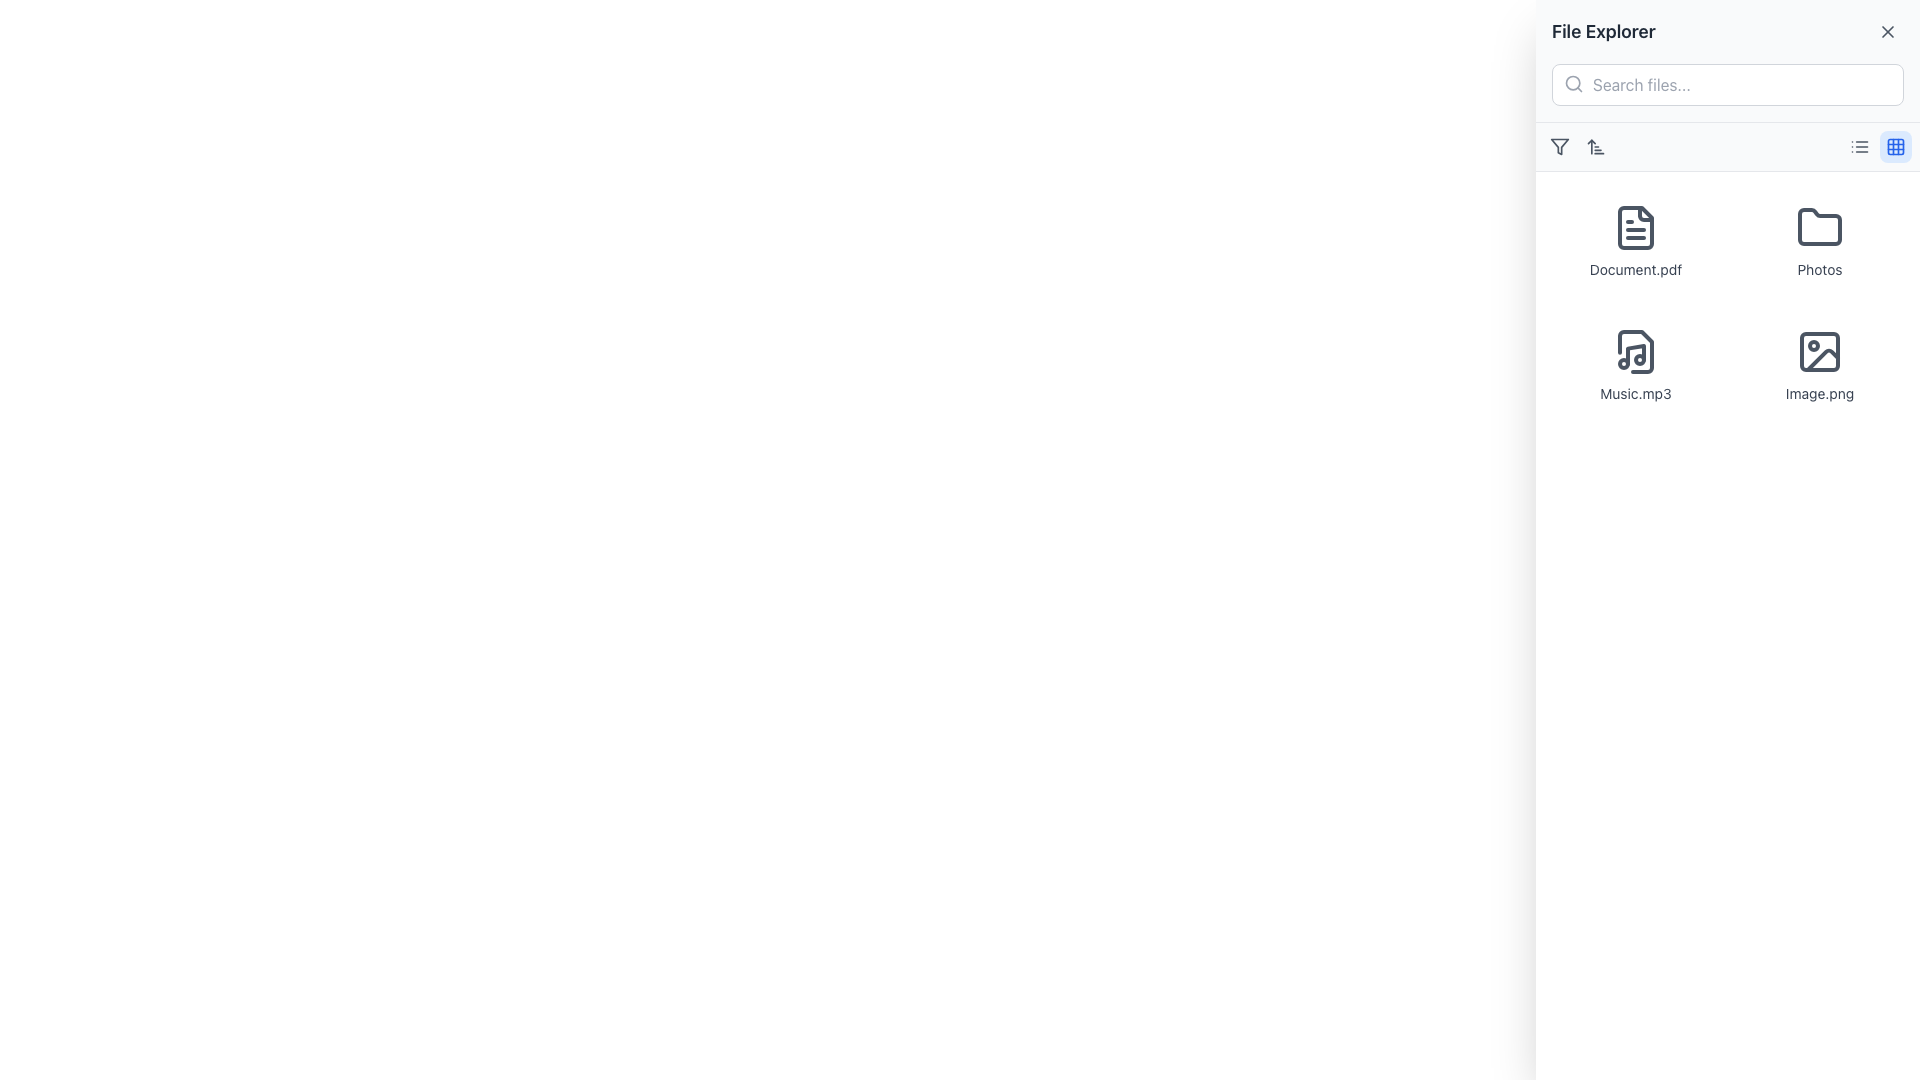  Describe the element at coordinates (1819, 366) in the screenshot. I see `the File icon labeled 'Image.png' located in the bottom-right corner of the grid` at that location.